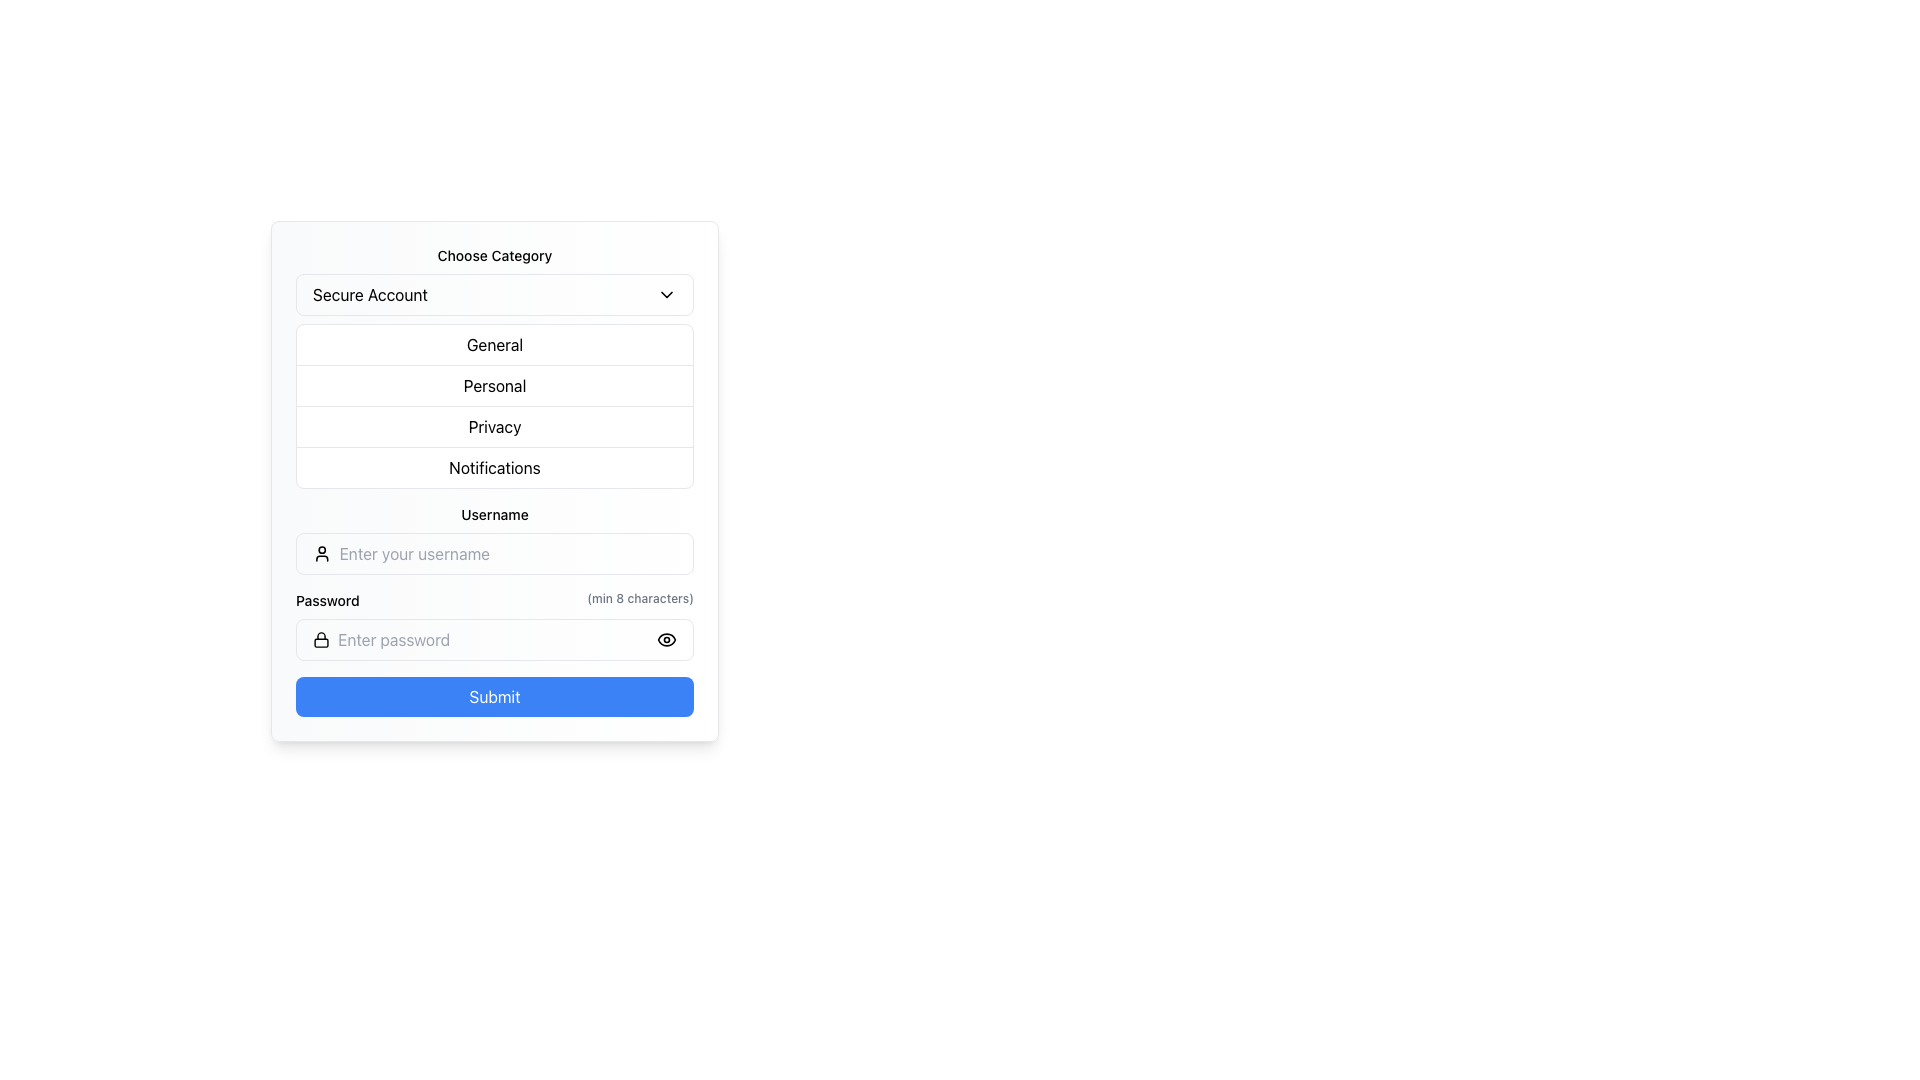  I want to click on instructional text label indicating that the password must have a minimum length of 8 characters, located to the right of the main 'Password' label in the form, so click(640, 600).